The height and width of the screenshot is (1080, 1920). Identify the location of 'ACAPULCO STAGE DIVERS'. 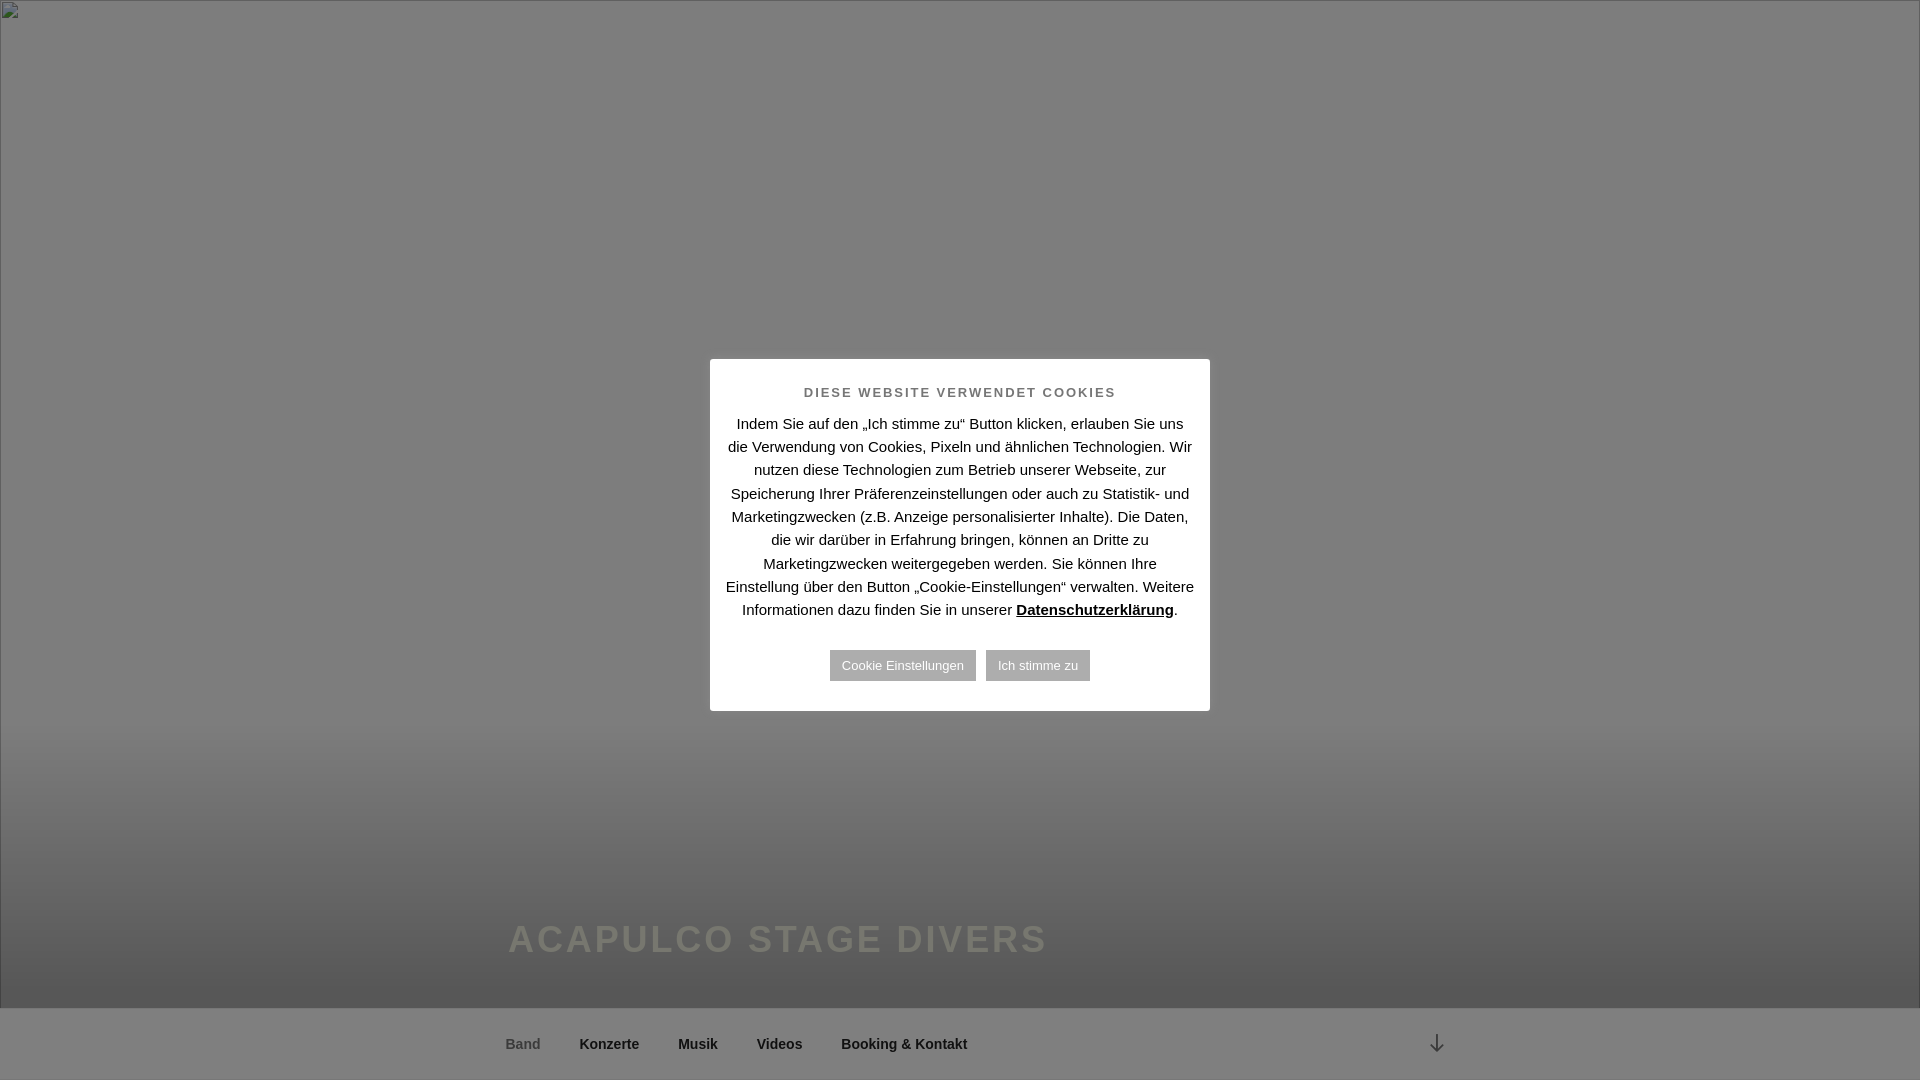
(776, 939).